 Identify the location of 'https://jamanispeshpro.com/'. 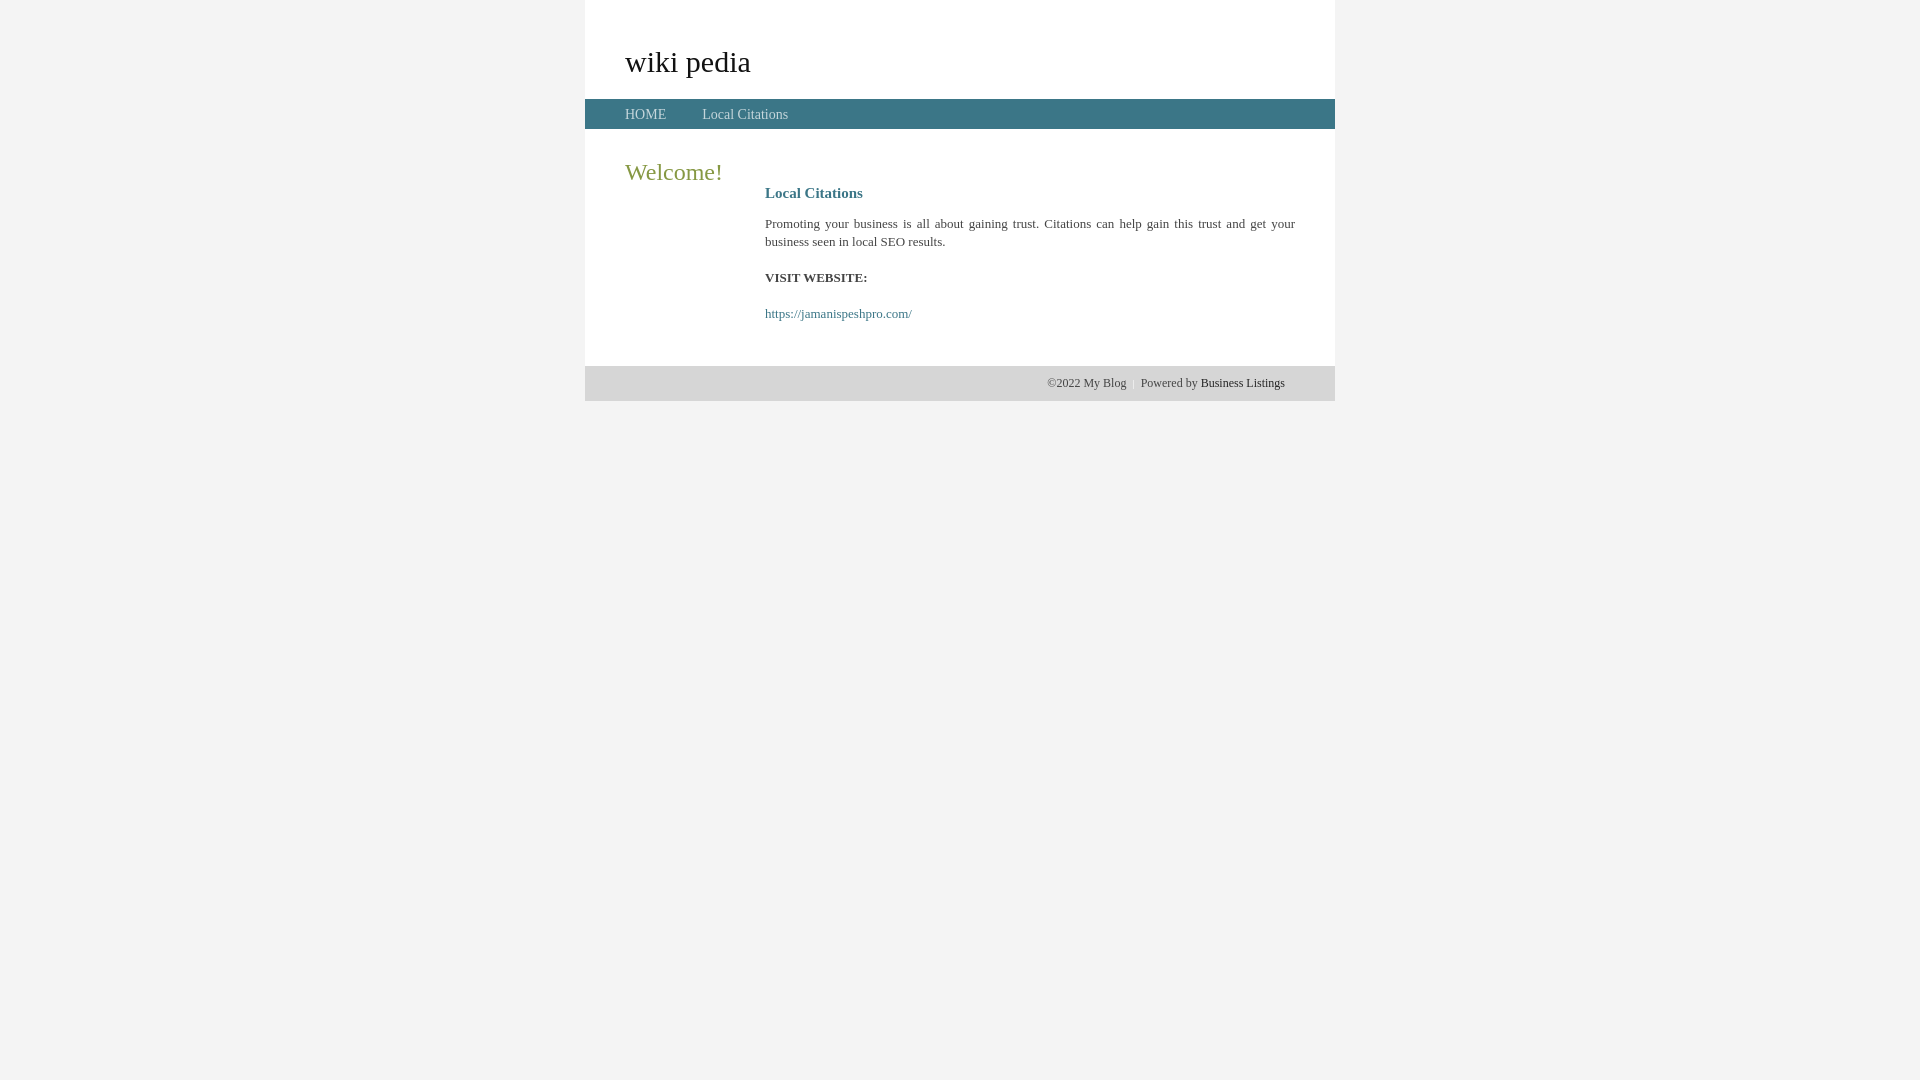
(838, 313).